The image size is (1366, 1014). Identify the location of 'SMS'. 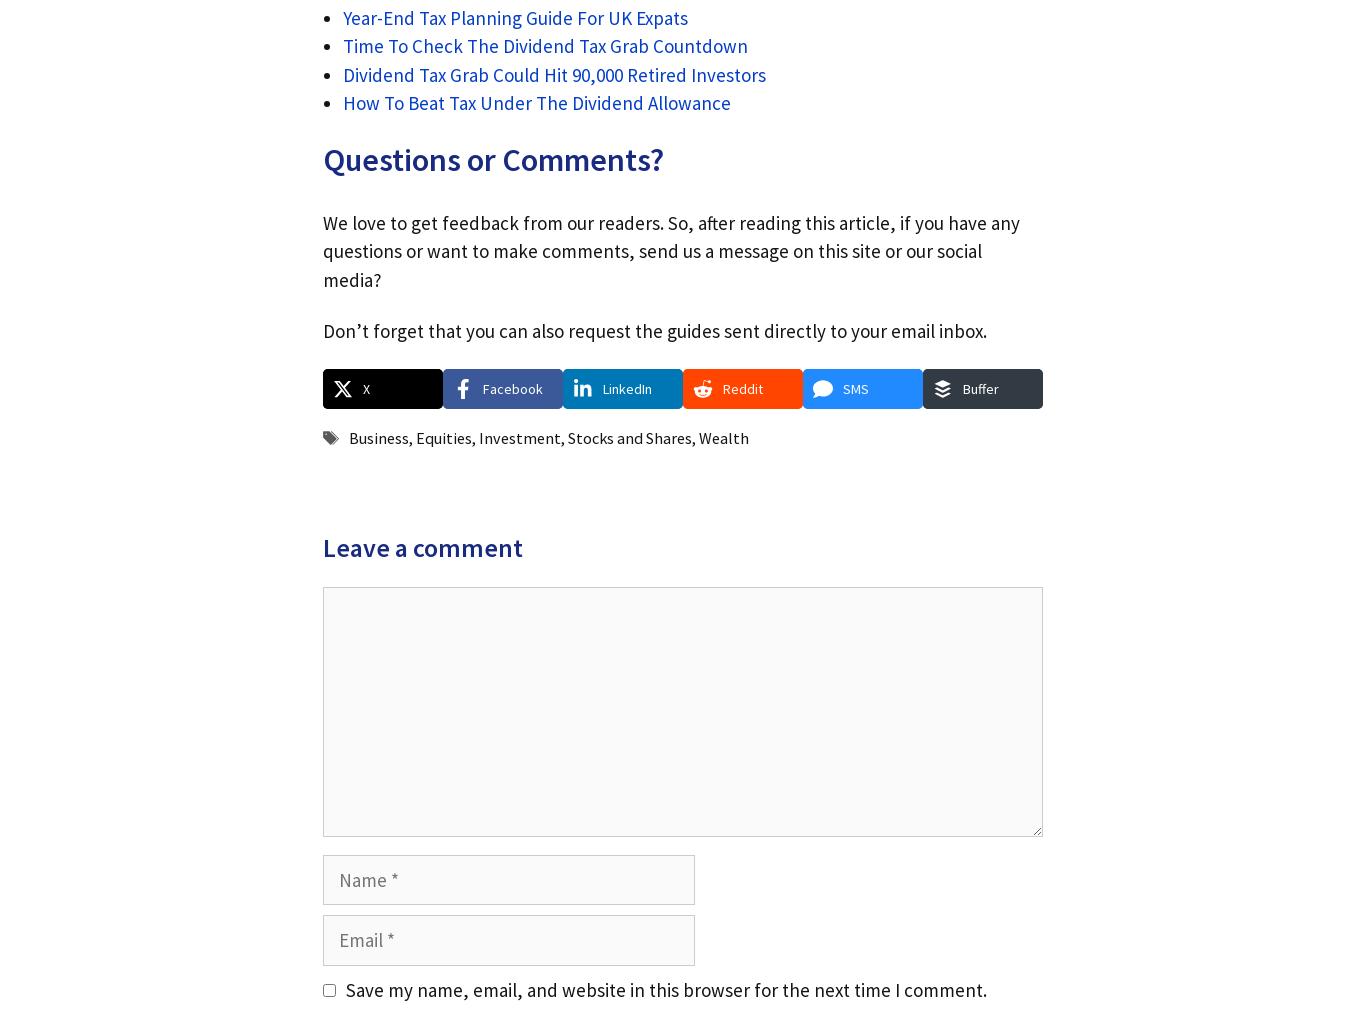
(854, 386).